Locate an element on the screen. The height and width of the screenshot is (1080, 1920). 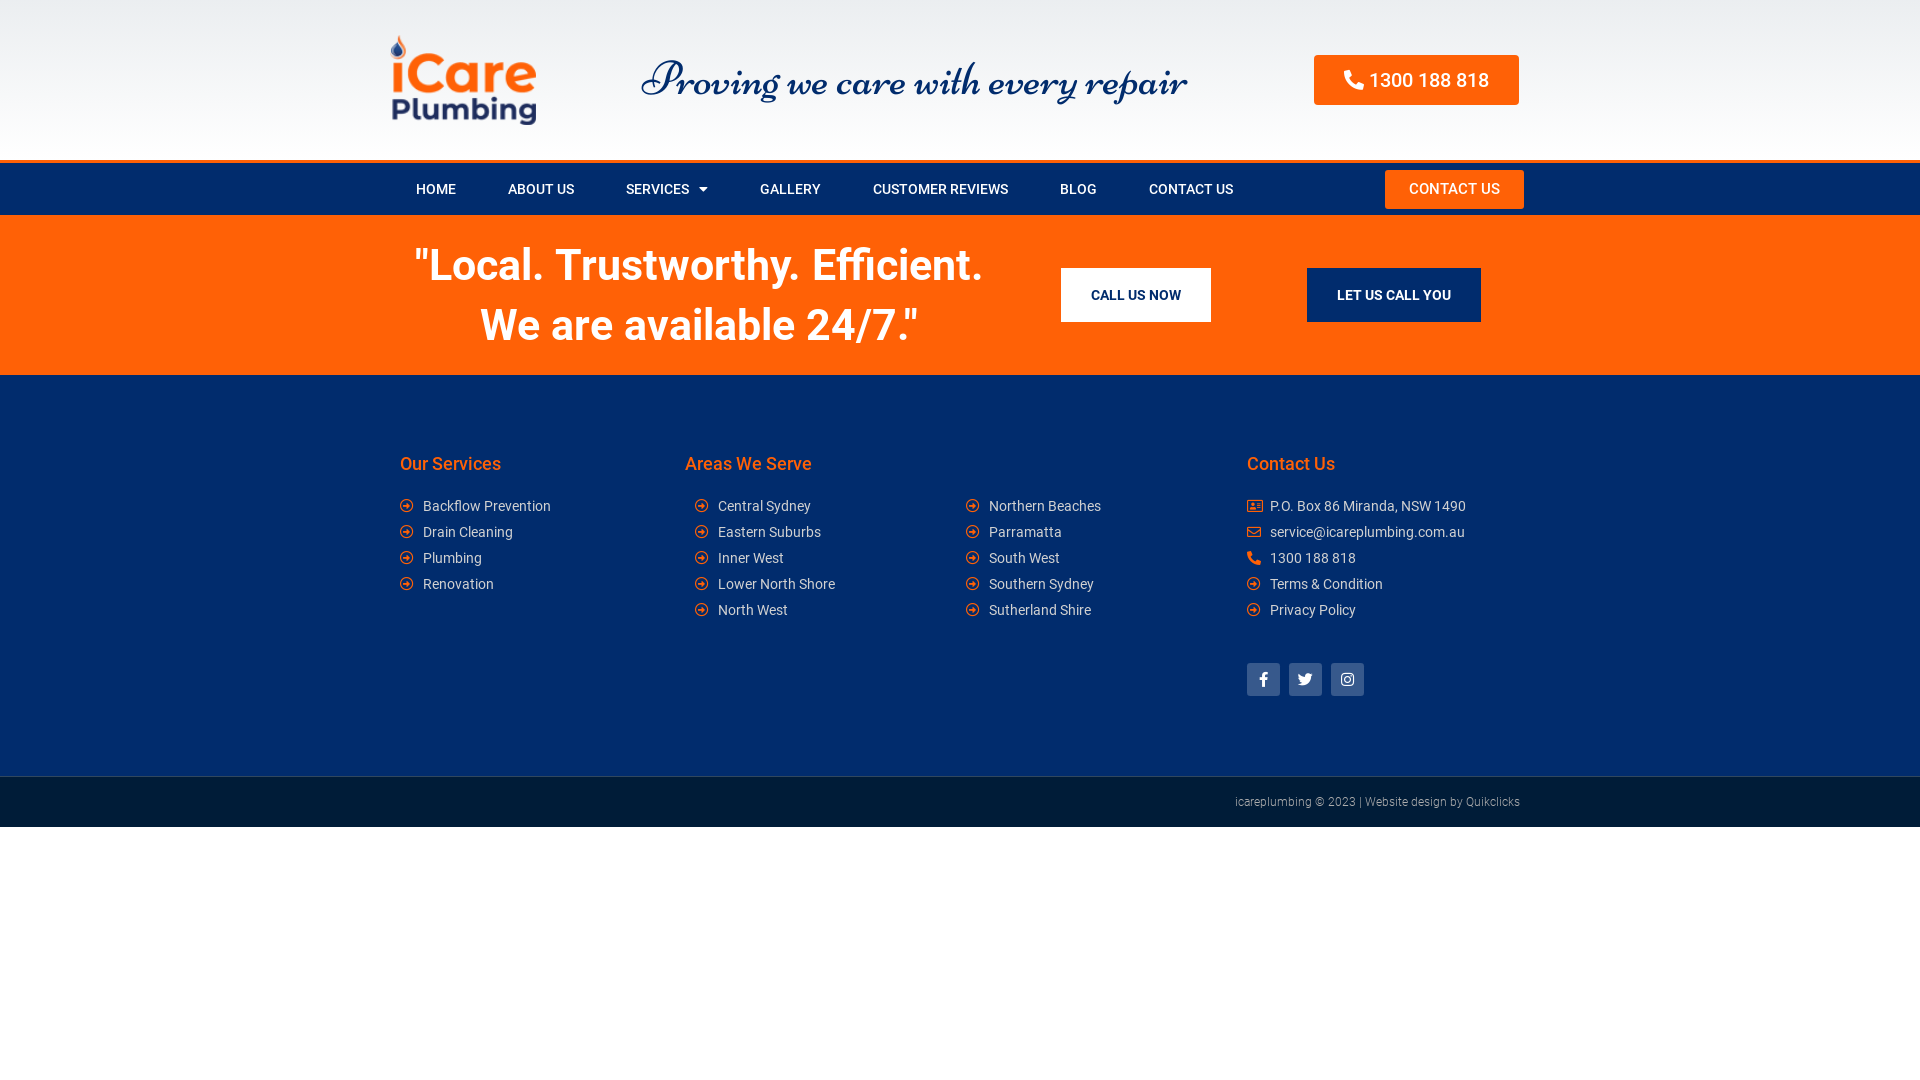
'South West' is located at coordinates (1090, 558).